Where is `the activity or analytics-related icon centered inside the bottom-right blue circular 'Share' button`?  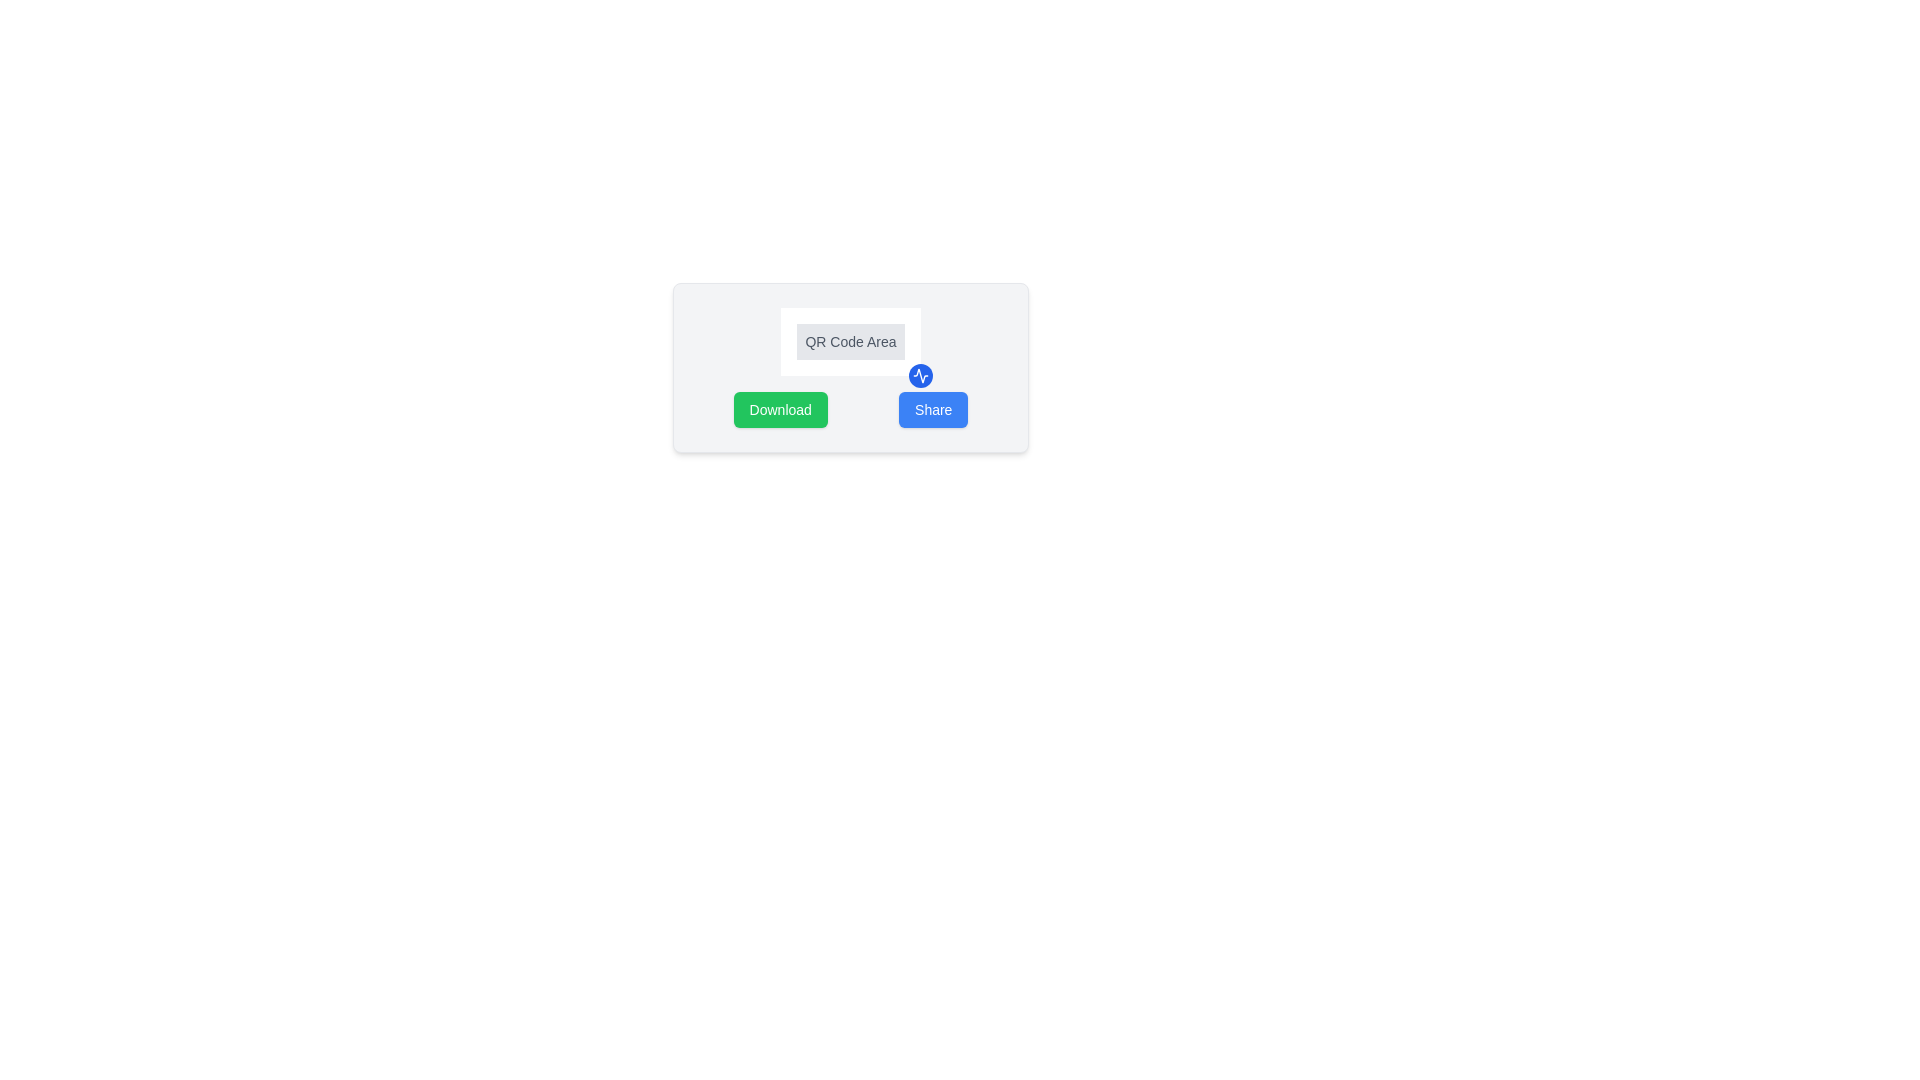
the activity or analytics-related icon centered inside the bottom-right blue circular 'Share' button is located at coordinates (919, 375).